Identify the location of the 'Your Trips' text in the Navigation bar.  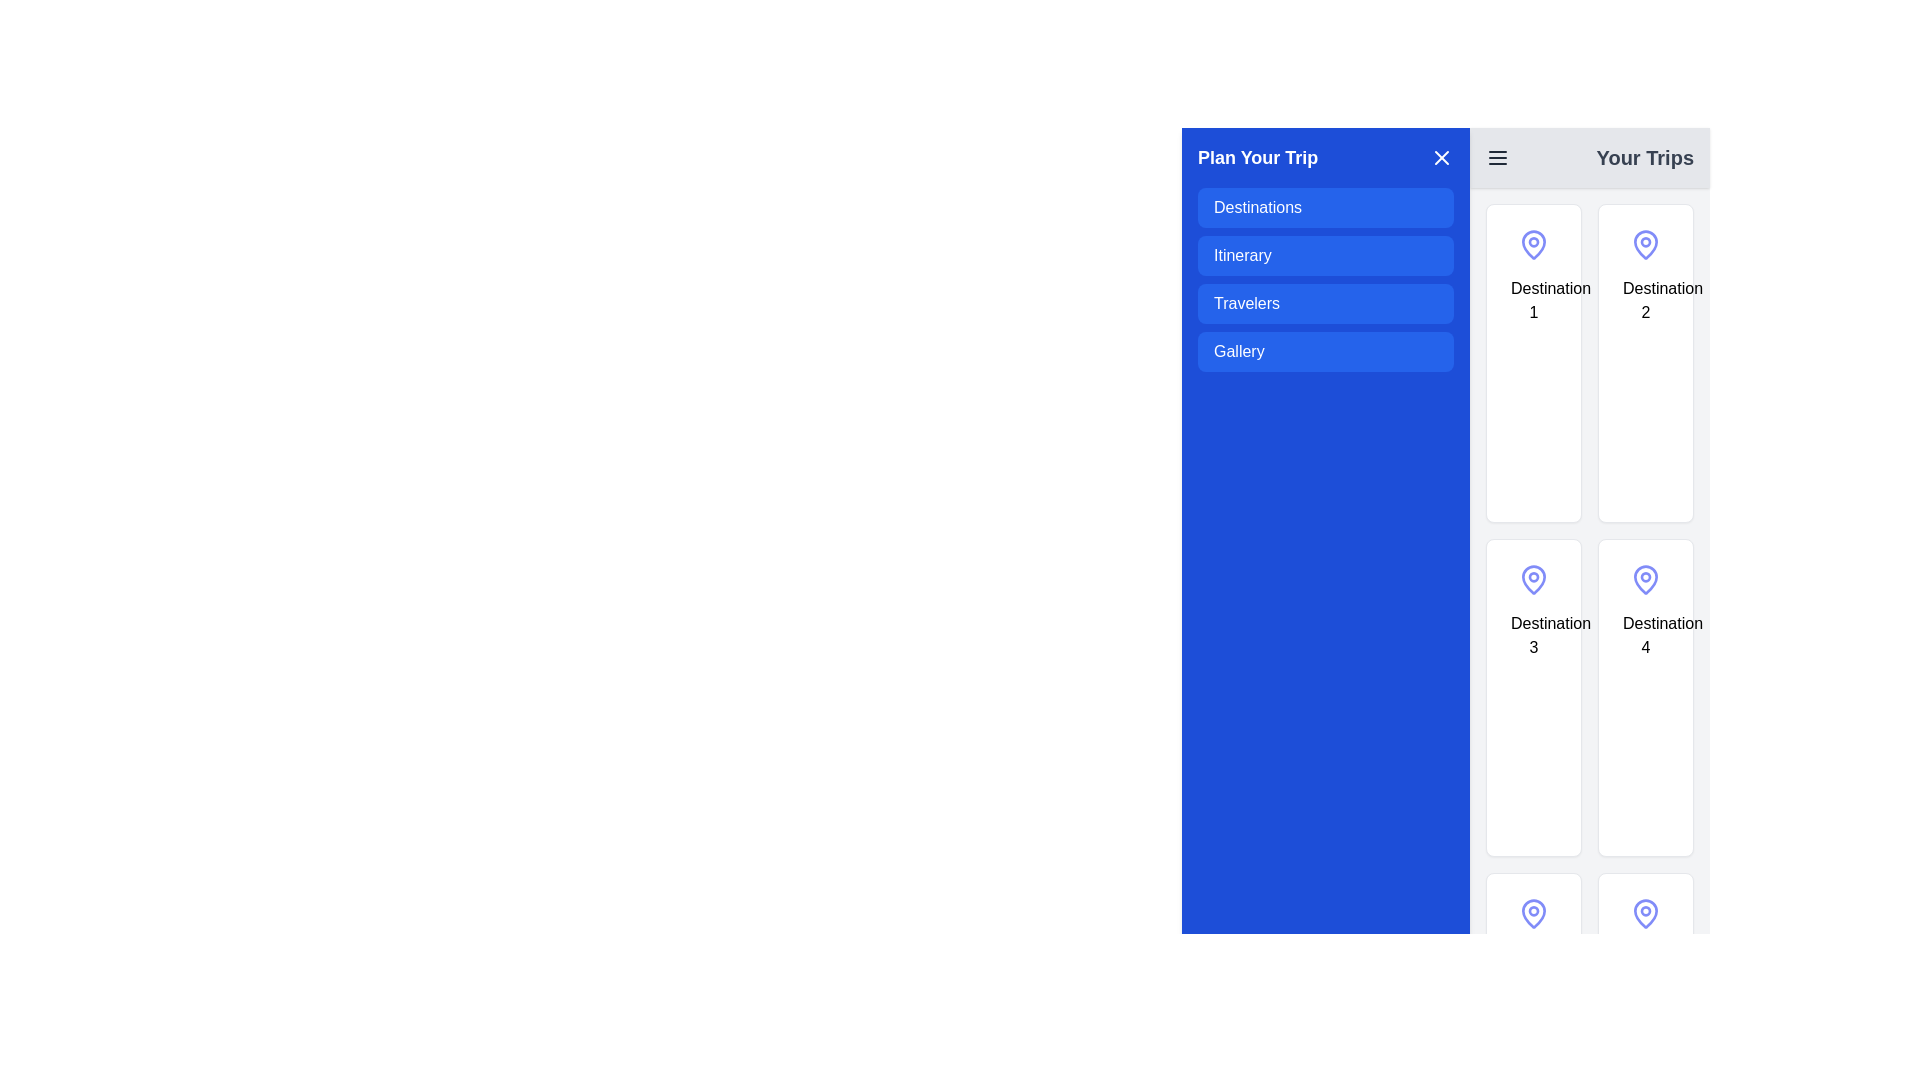
(1588, 157).